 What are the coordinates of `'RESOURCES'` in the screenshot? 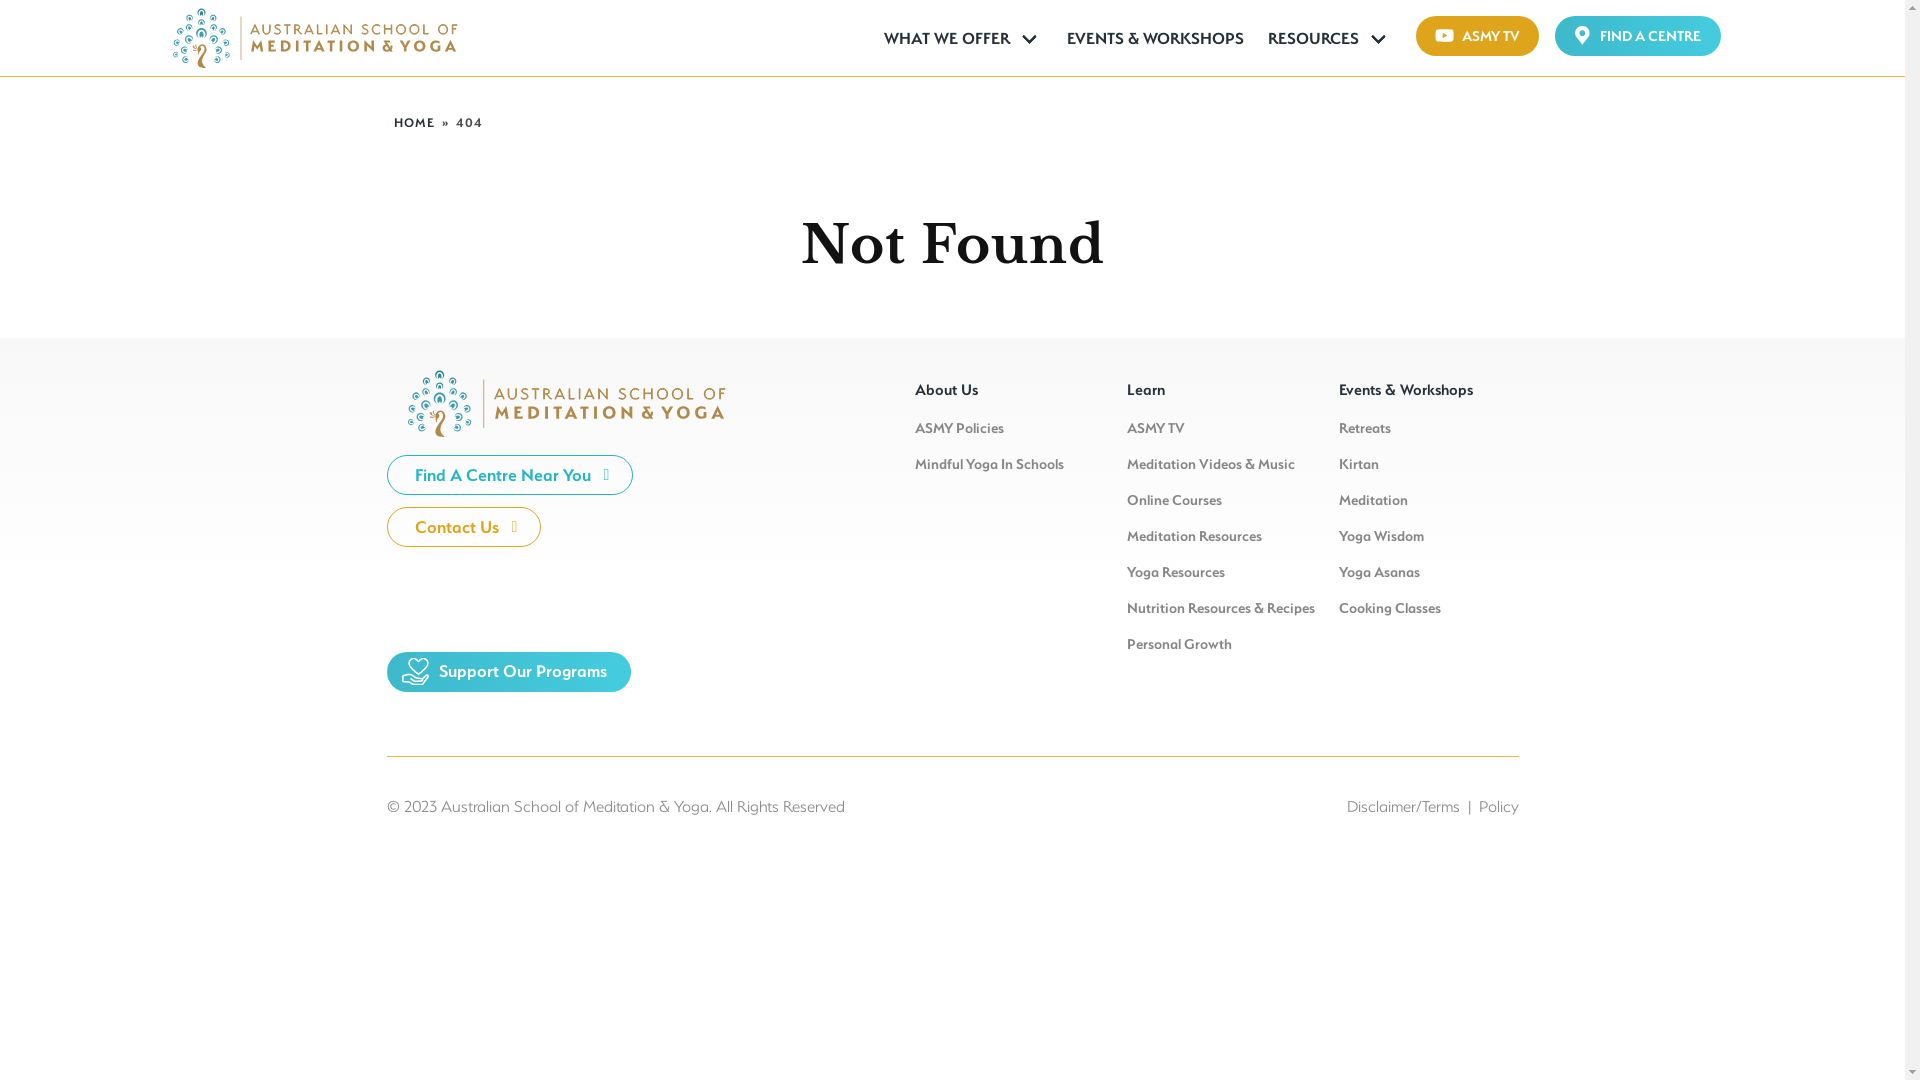 It's located at (1255, 38).